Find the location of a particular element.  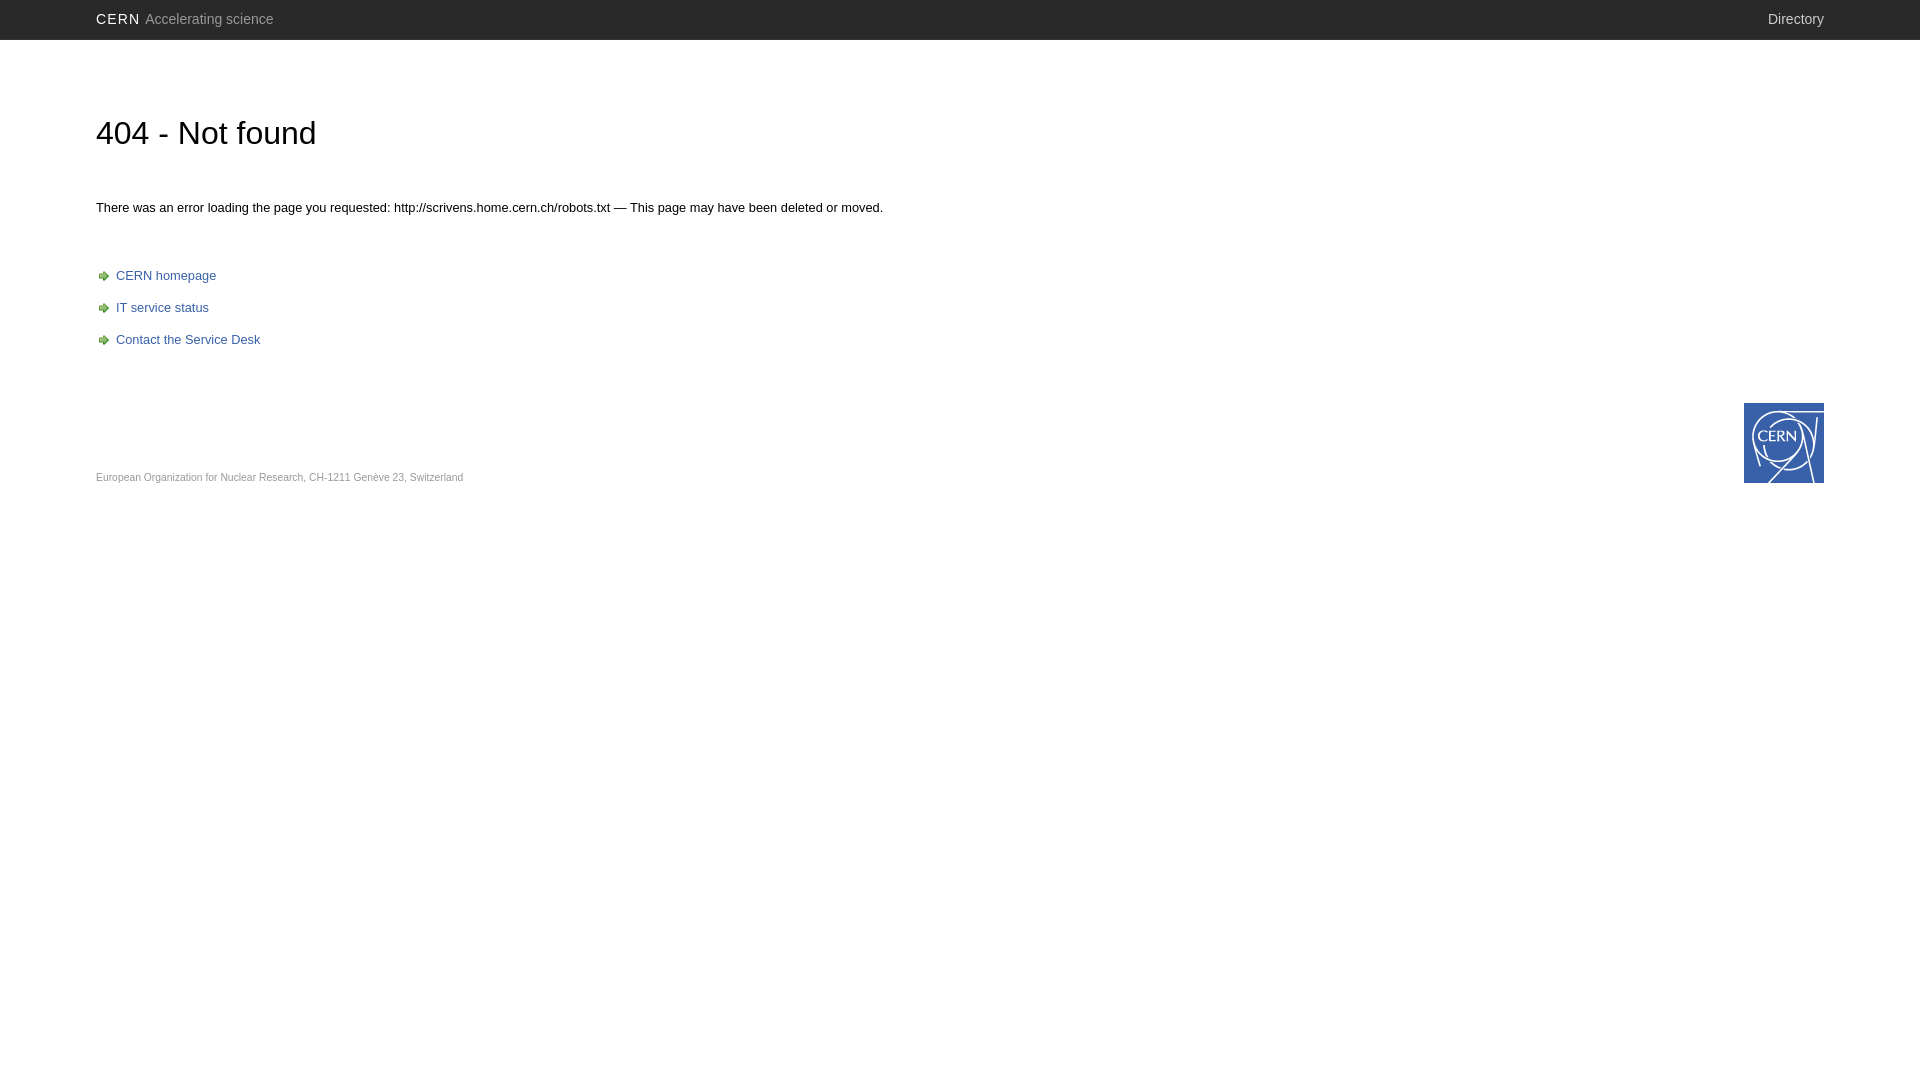

'CERN Accelerating science' is located at coordinates (185, 19).